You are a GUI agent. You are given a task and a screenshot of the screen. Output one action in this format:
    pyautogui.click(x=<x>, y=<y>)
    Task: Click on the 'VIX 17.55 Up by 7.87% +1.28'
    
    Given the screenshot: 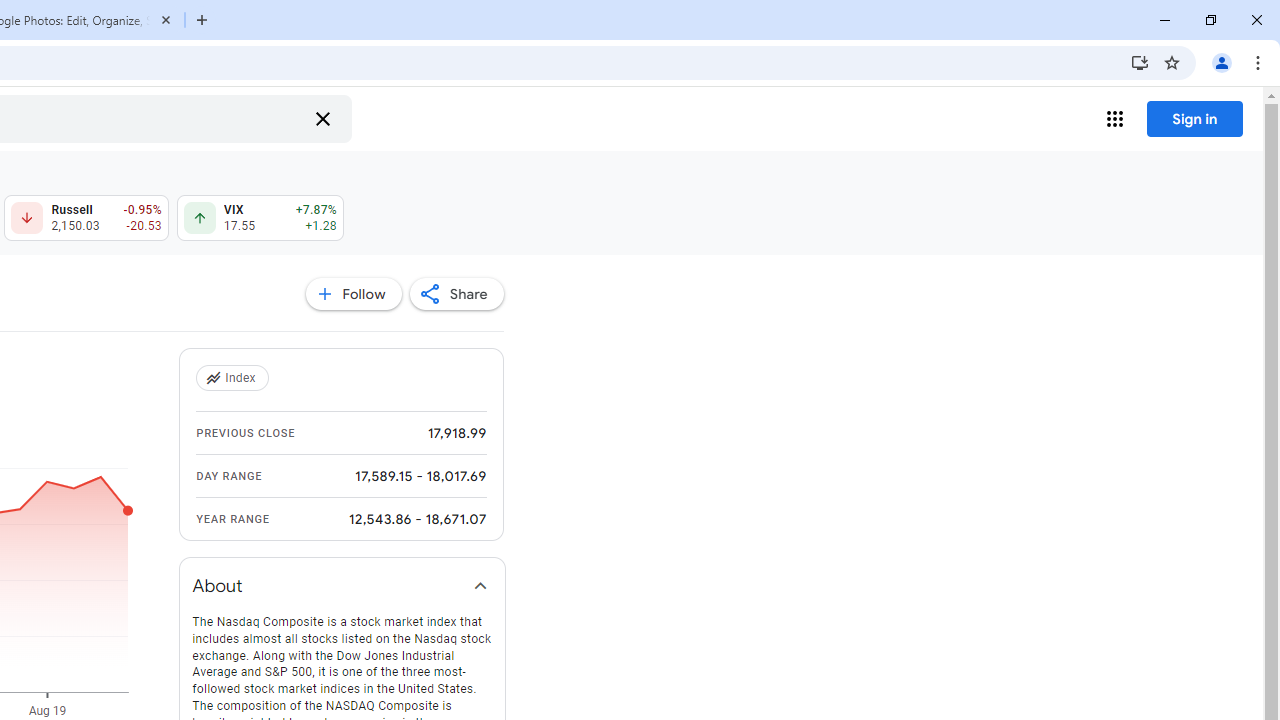 What is the action you would take?
    pyautogui.click(x=259, y=218)
    